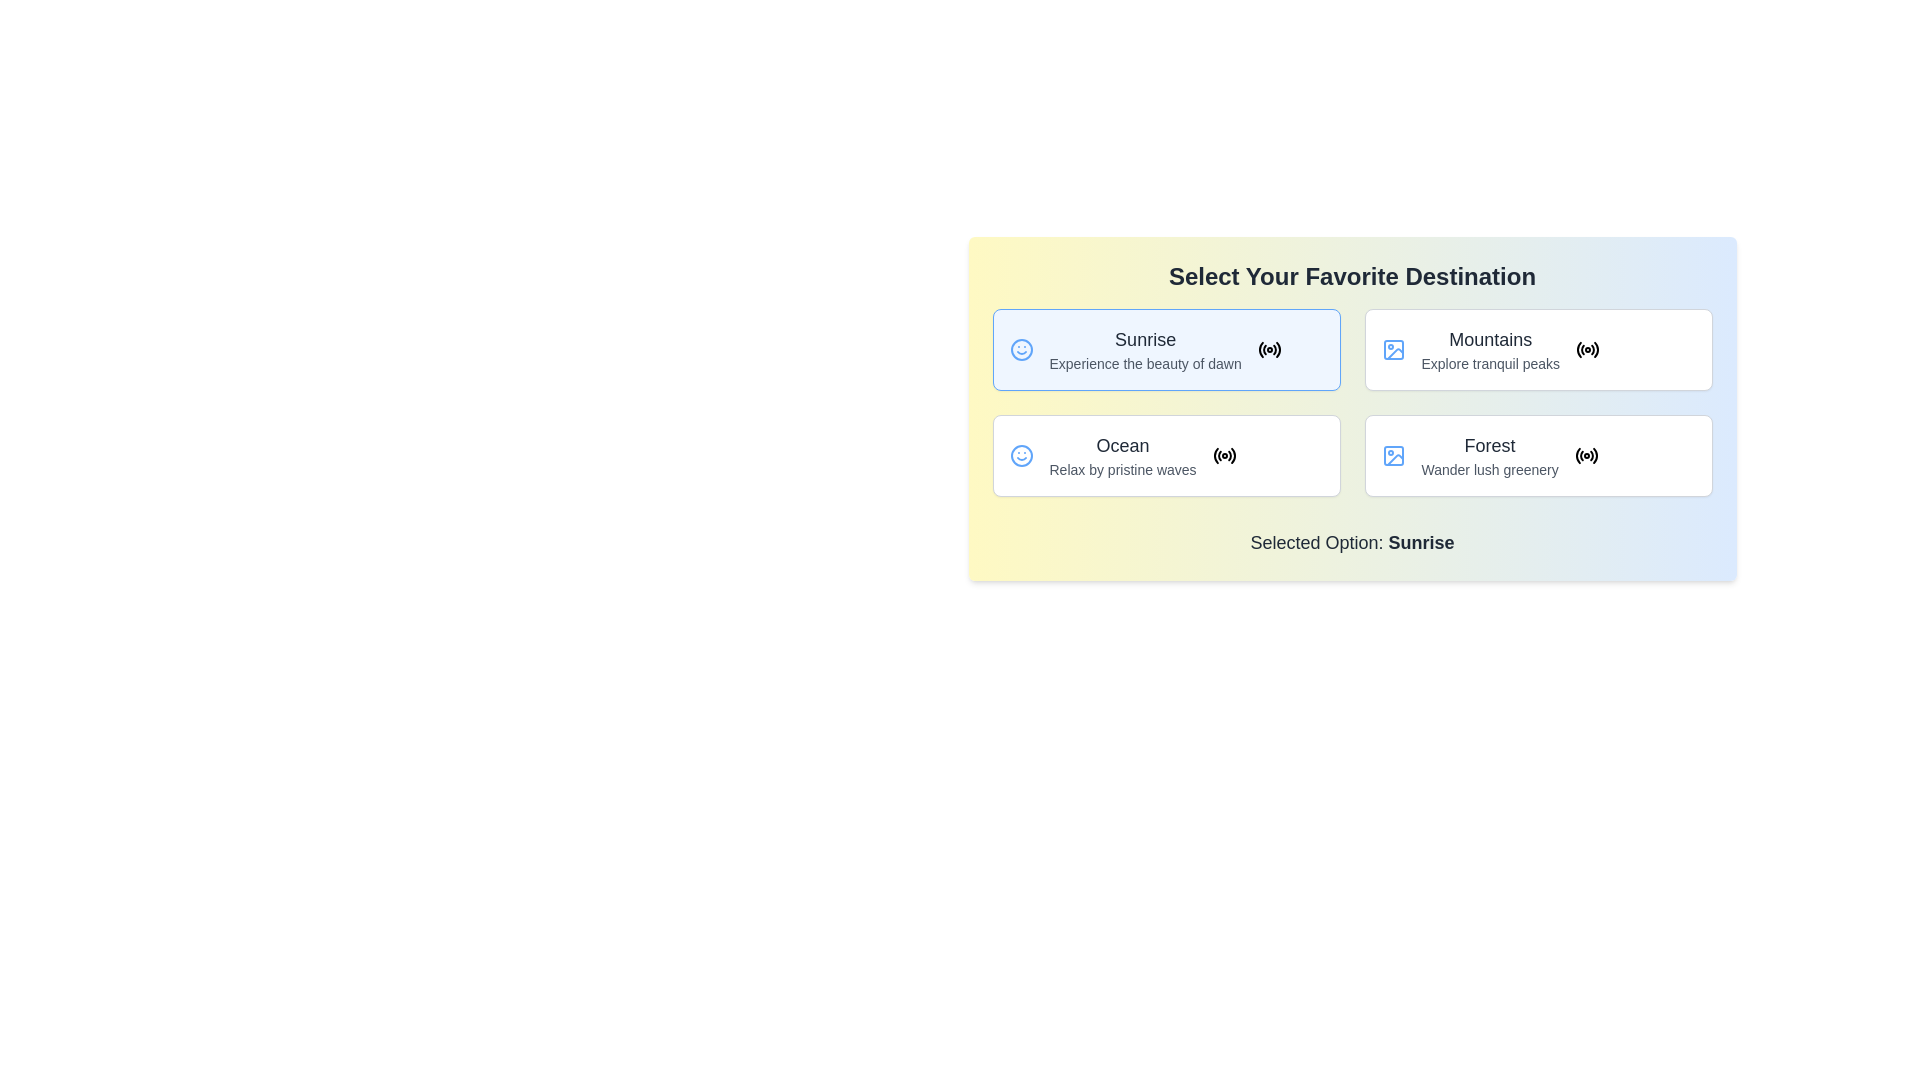 Image resolution: width=1920 pixels, height=1080 pixels. I want to click on the text label reading 'Experience the beauty of dawn', which is positioned below the label 'Sunrise' within the top-left corner selection of a grid, so click(1145, 363).